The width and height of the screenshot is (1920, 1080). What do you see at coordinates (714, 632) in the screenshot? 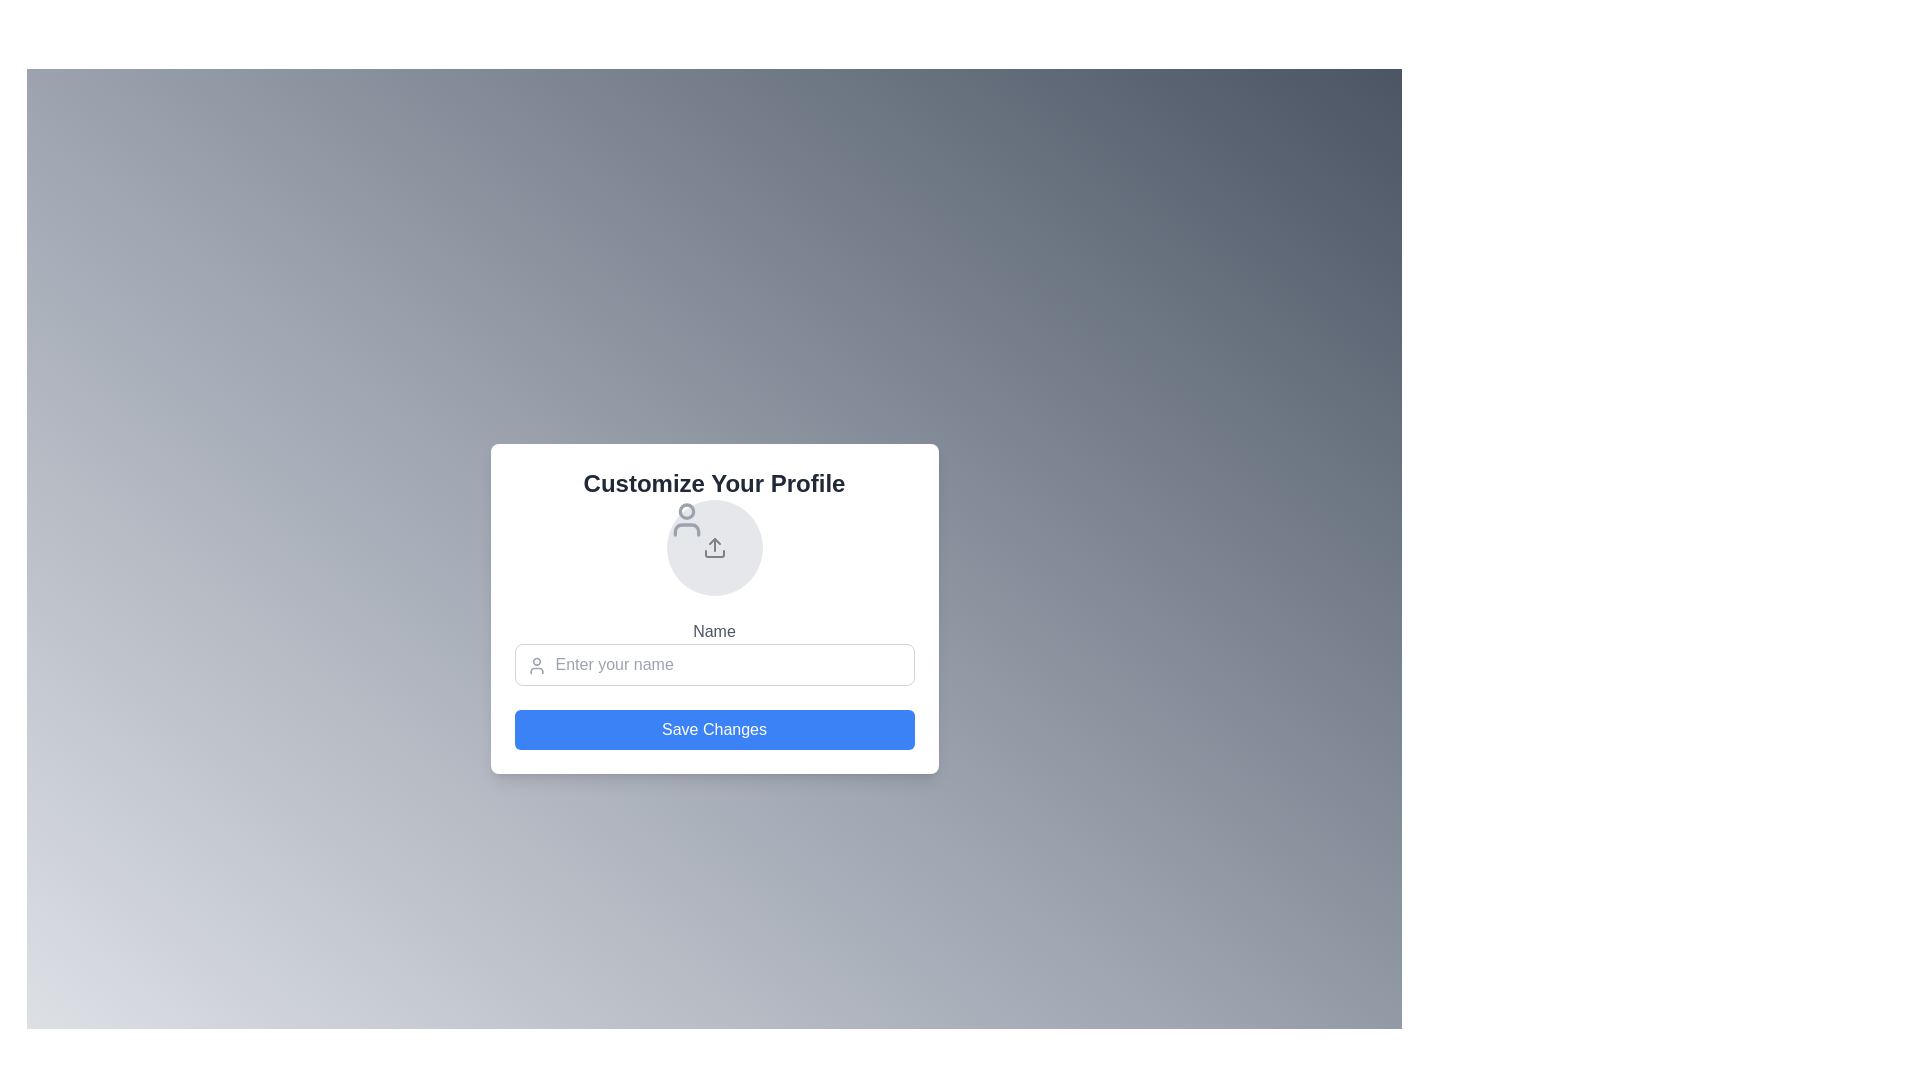
I see `the text label that provides context for the 'Enter your name' input field, located directly above it within the modal window` at bounding box center [714, 632].